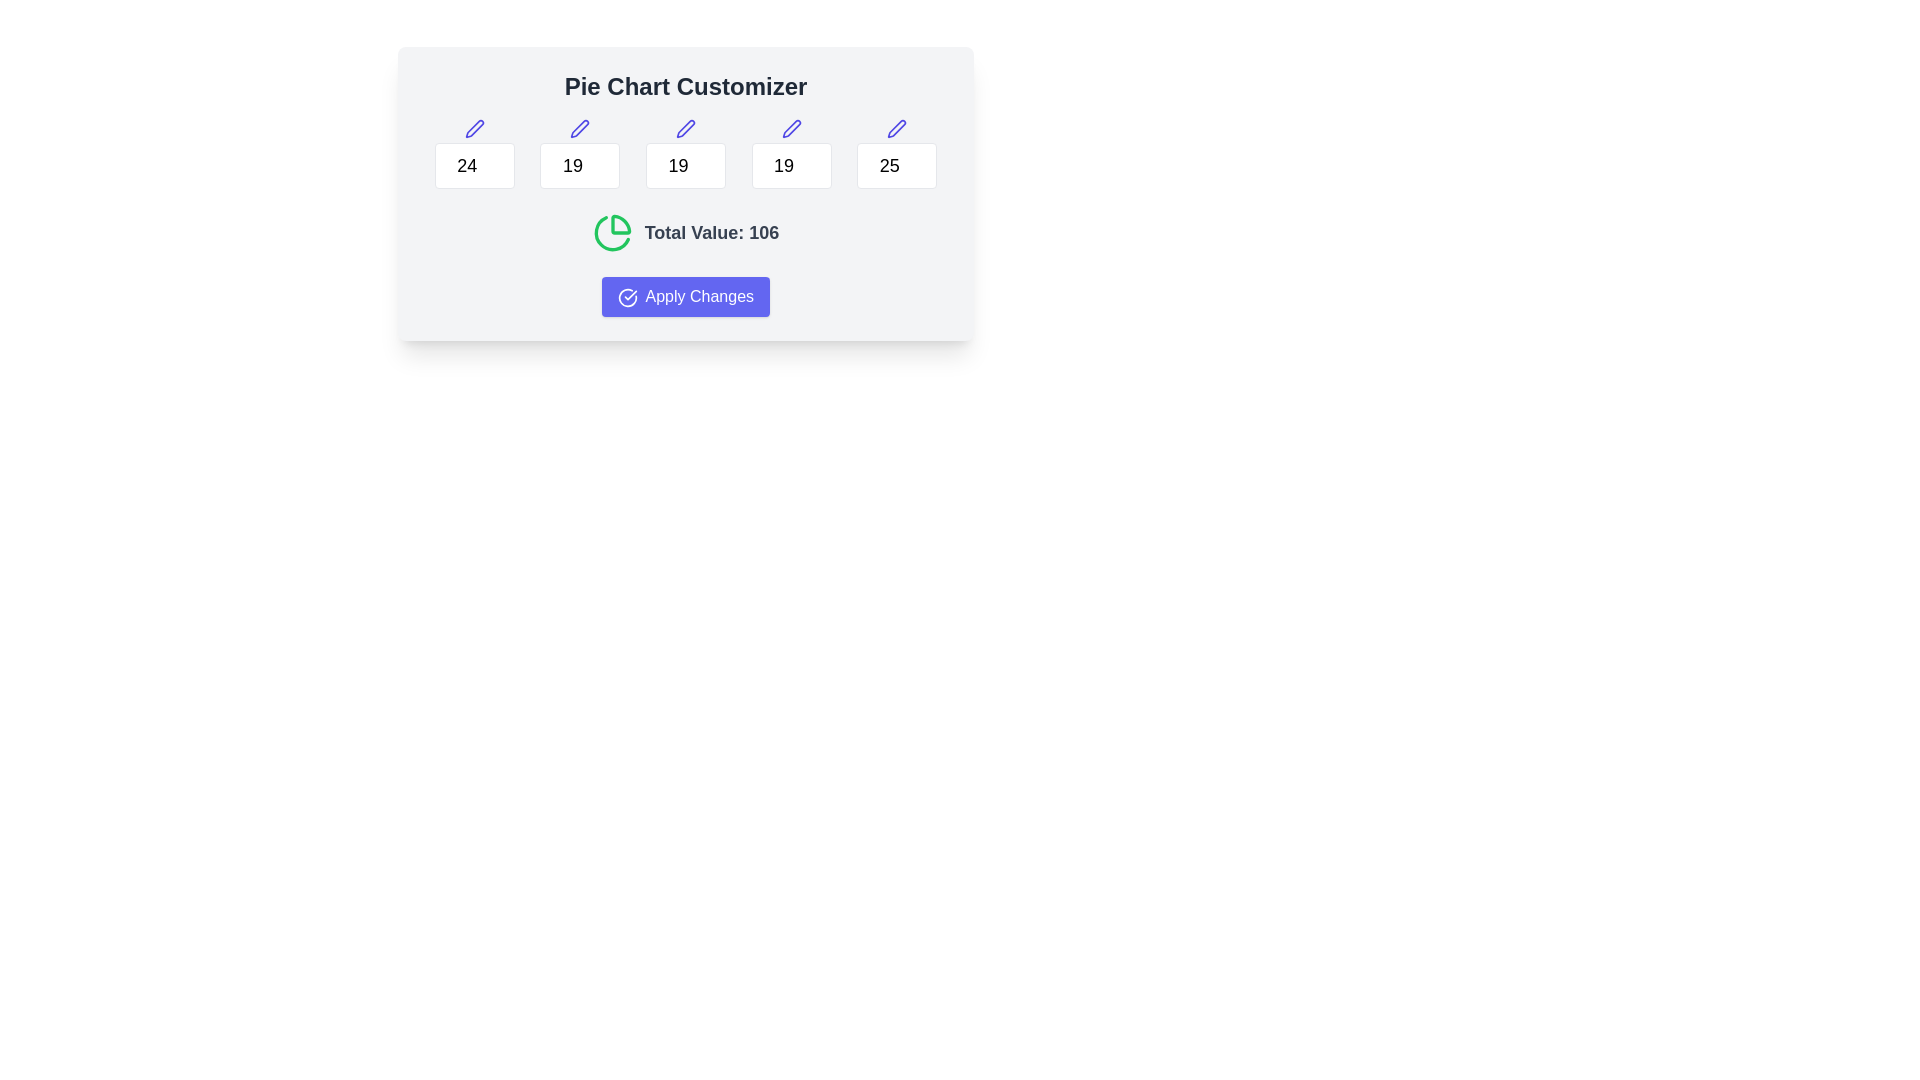 This screenshot has height=1080, width=1920. What do you see at coordinates (896, 153) in the screenshot?
I see `the fifth text input box in the row of input boxes within the 'Pie Chart Customizer' layout to focus for input` at bounding box center [896, 153].